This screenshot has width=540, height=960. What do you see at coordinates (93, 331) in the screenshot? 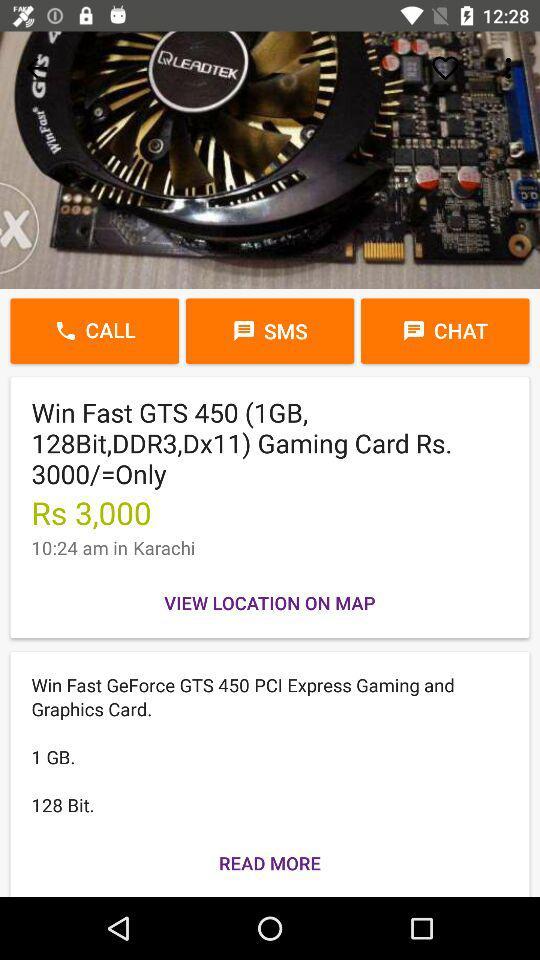
I see `call which is before sms` at bounding box center [93, 331].